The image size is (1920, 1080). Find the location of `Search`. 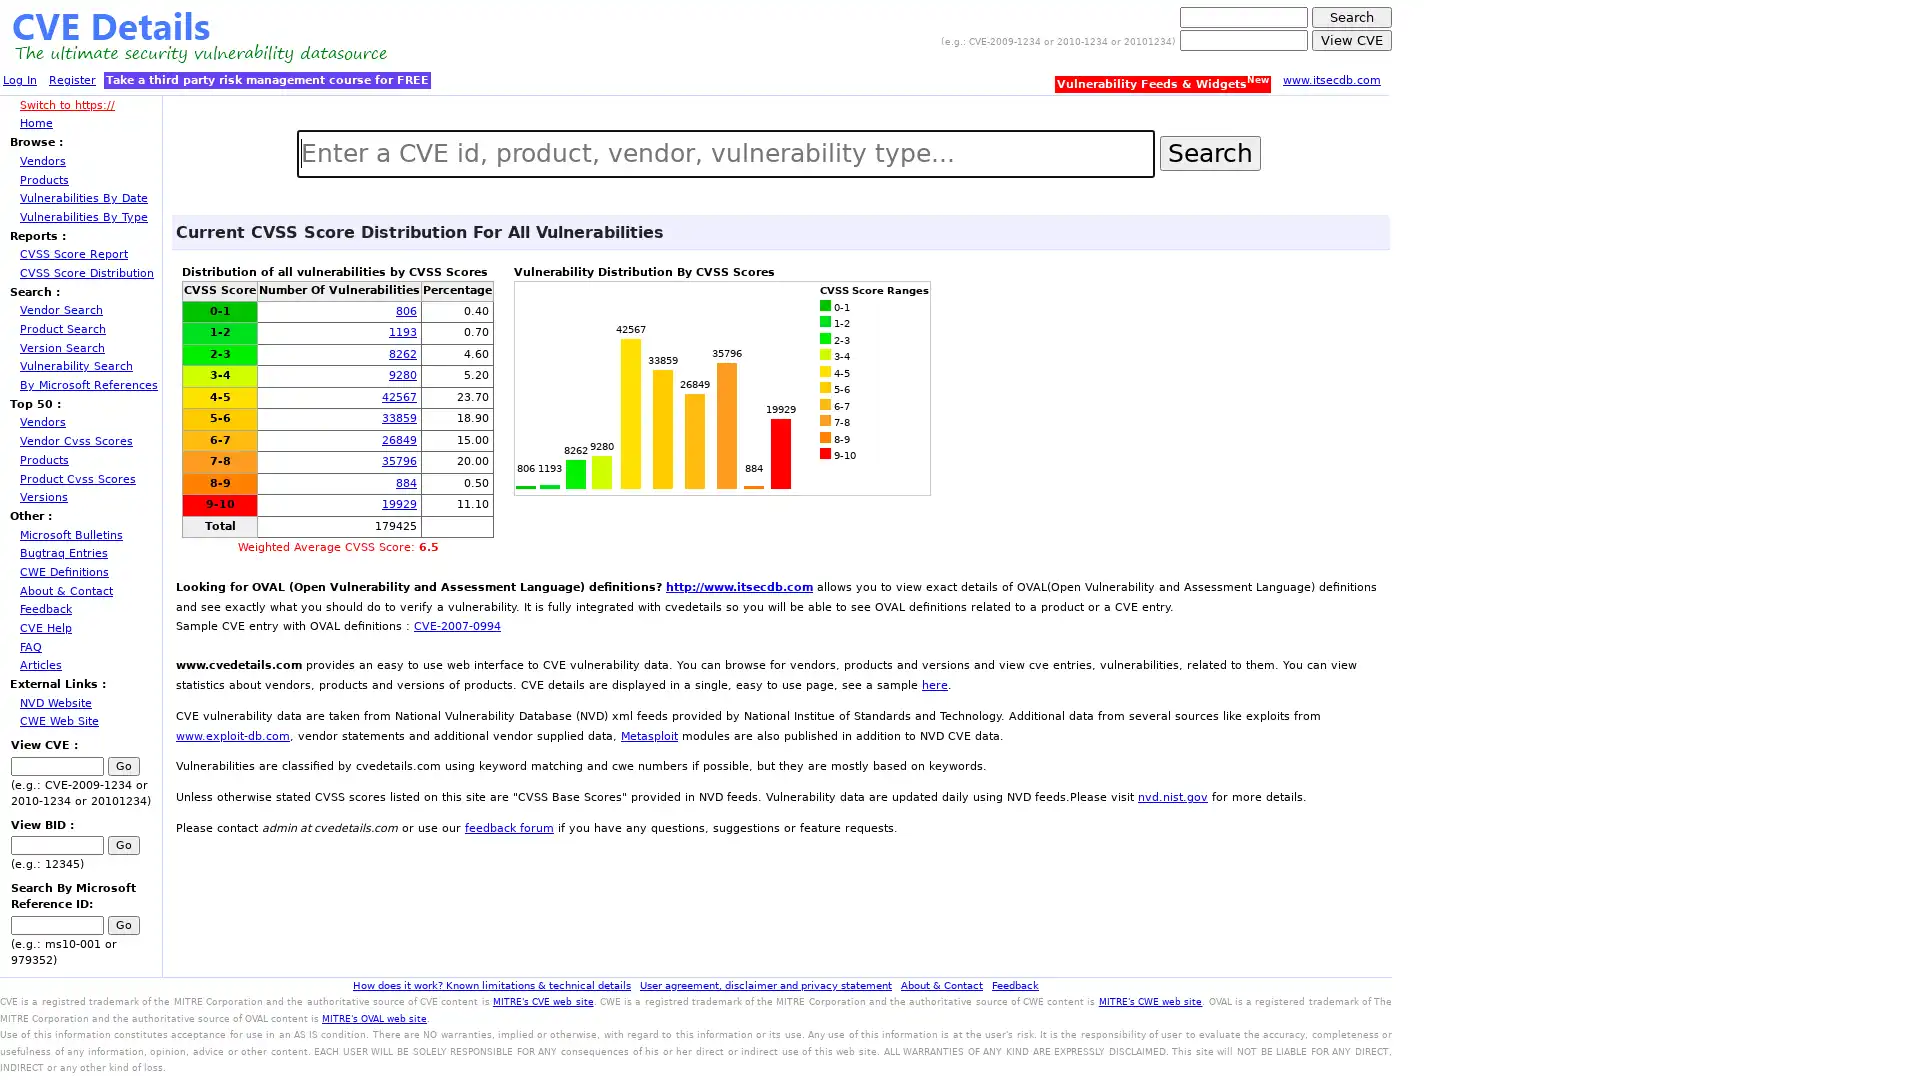

Search is located at coordinates (1352, 17).